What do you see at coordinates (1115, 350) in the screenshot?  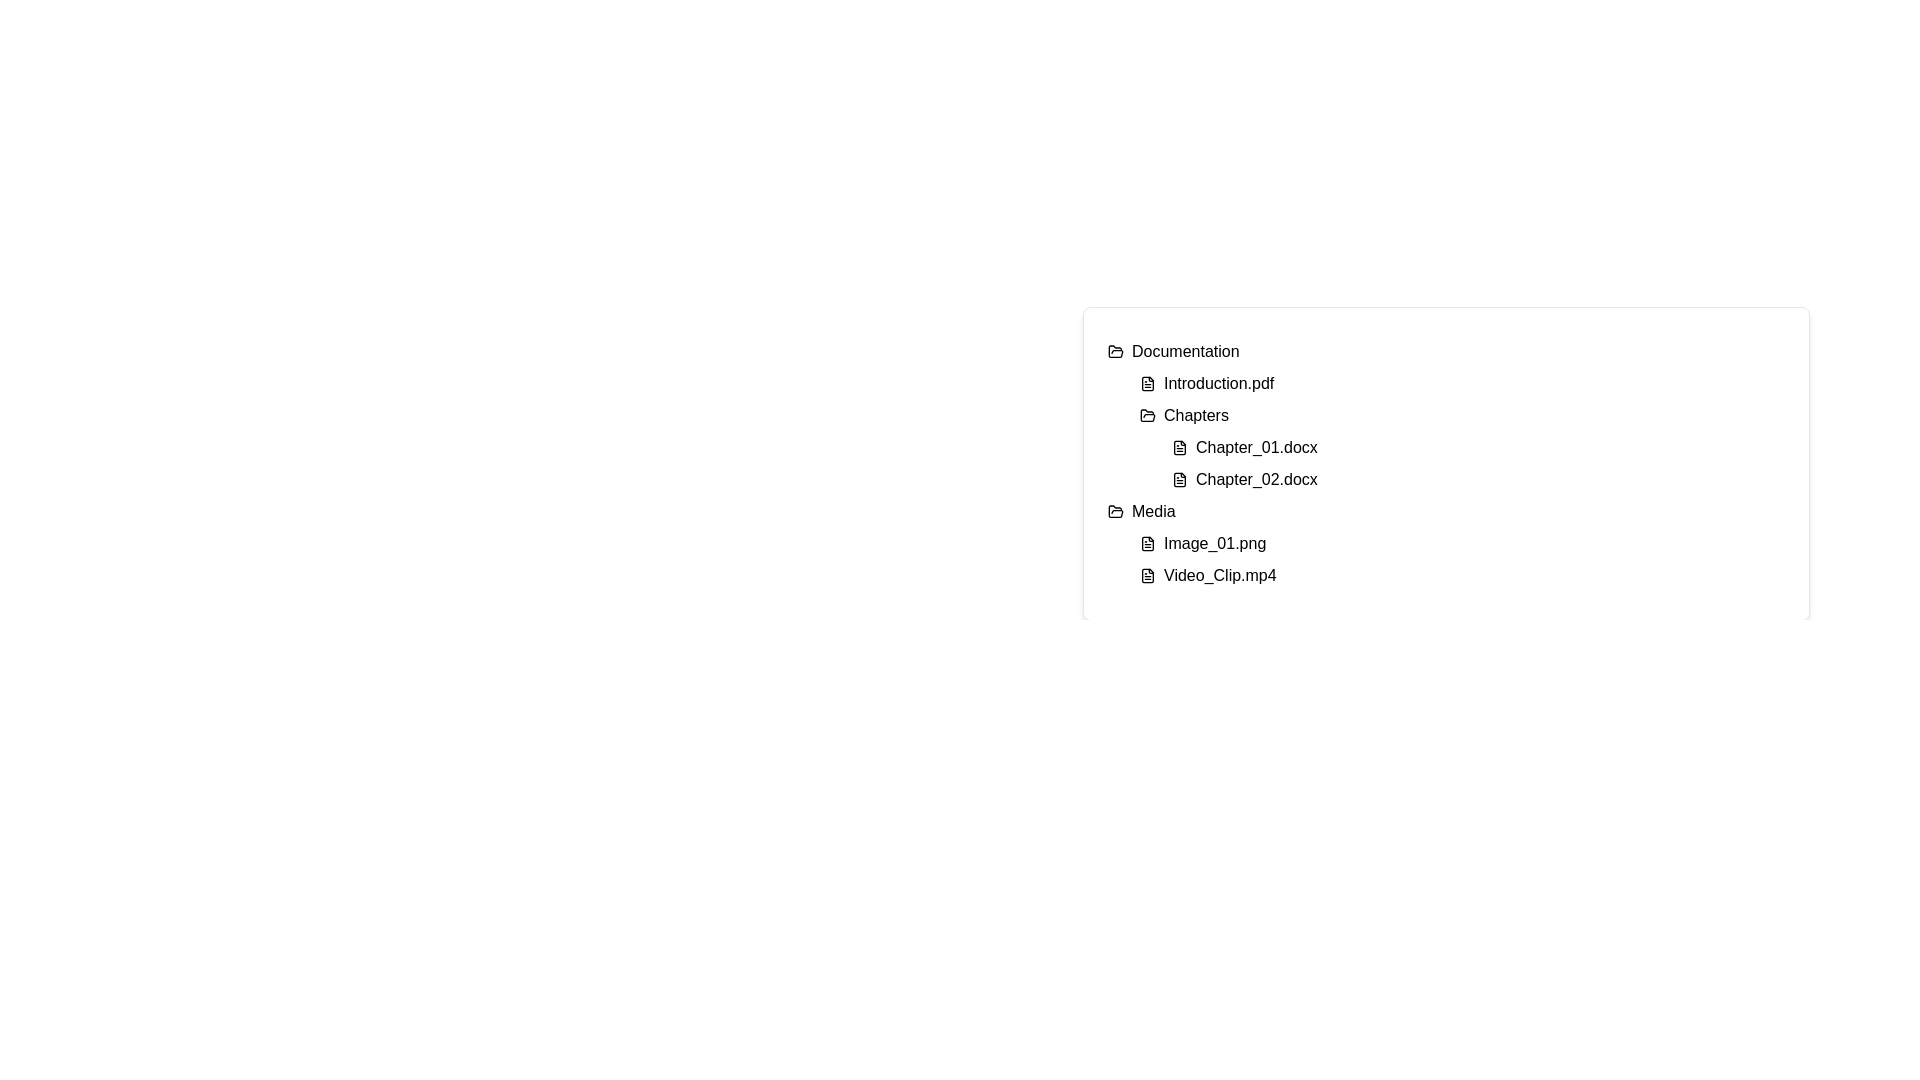 I see `the folder icon, which is an open folder depiction located to the left of the 'Documentation' text in the top-left section of the file browser panel` at bounding box center [1115, 350].